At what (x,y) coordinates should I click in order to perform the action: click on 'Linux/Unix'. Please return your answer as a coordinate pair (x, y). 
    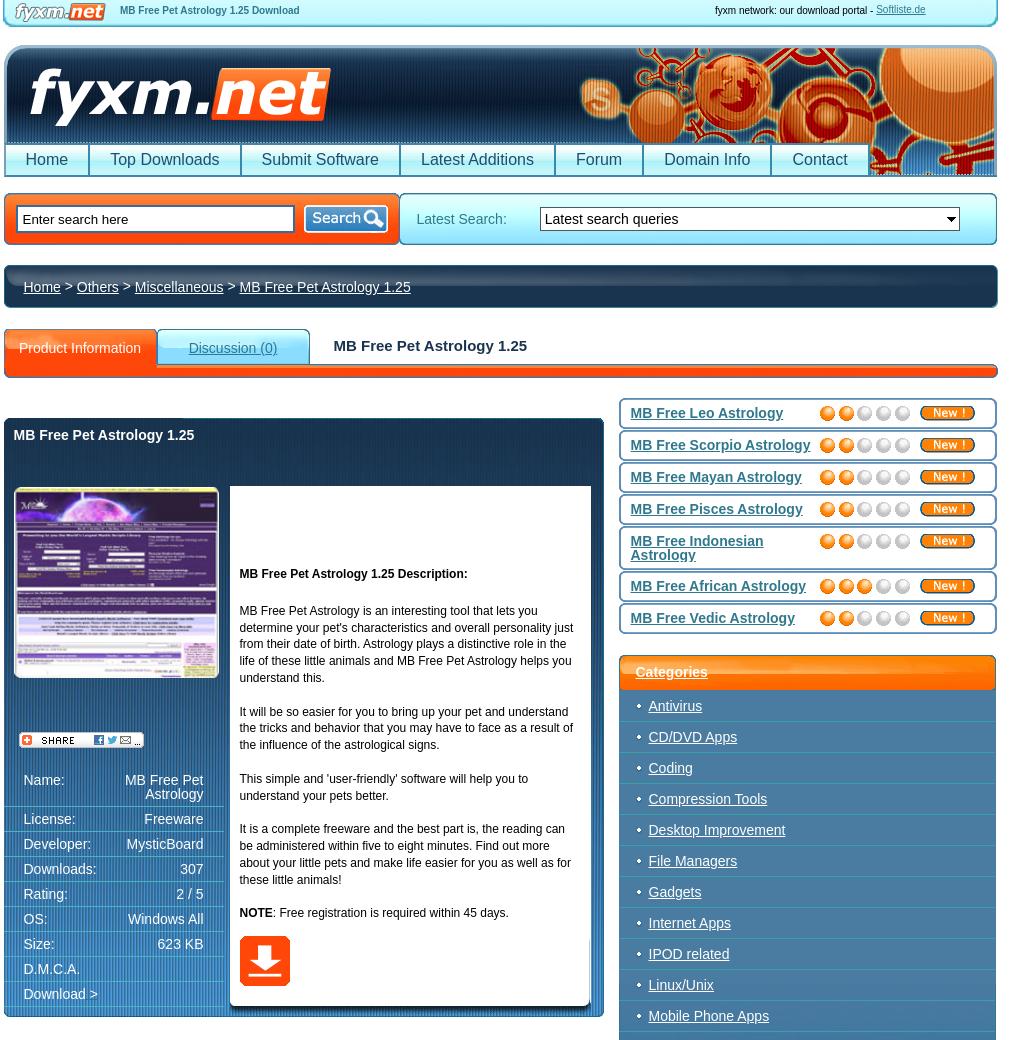
    Looking at the image, I should click on (679, 984).